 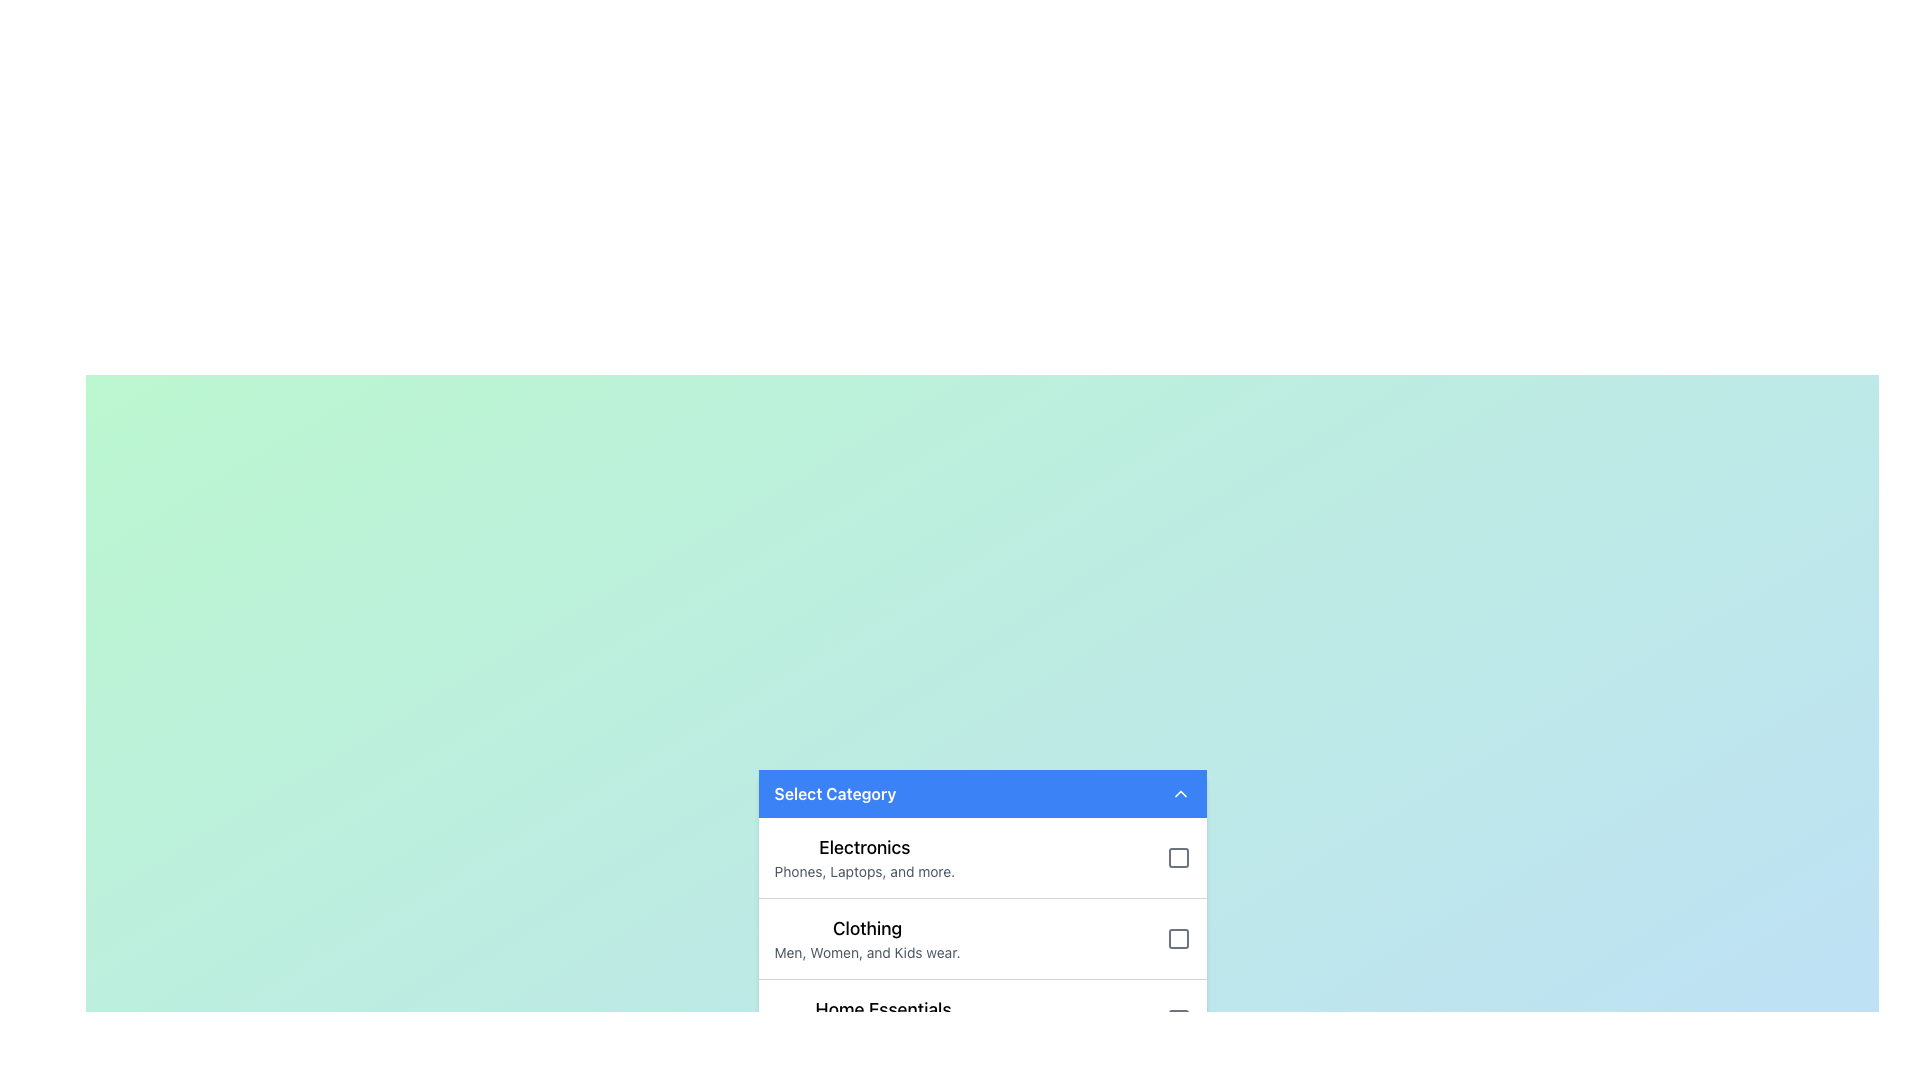 I want to click on the small gray square icon with a rounded border located to the right of the text 'Clothing', so click(x=1178, y=938).